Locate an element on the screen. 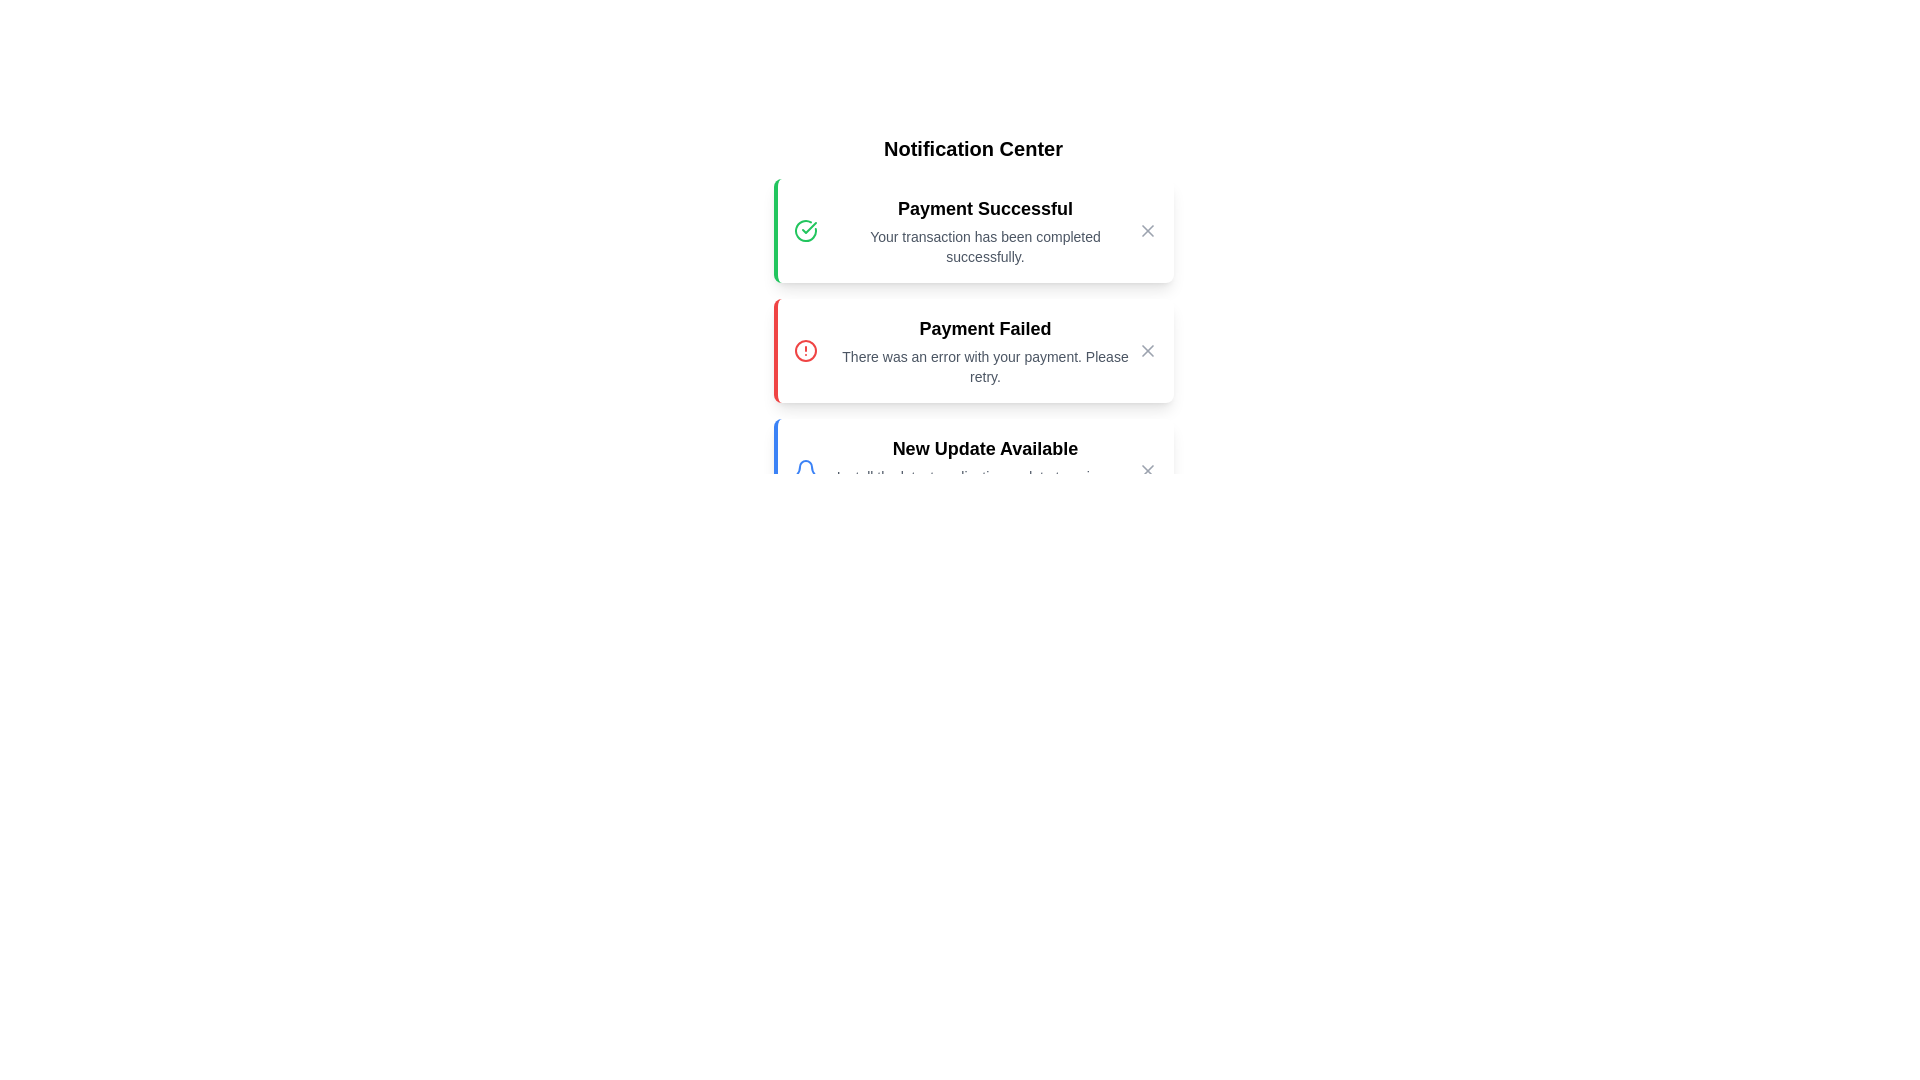 The image size is (1920, 1080). the 'Payment Successful' alert box to observe the hover effect is located at coordinates (973, 230).